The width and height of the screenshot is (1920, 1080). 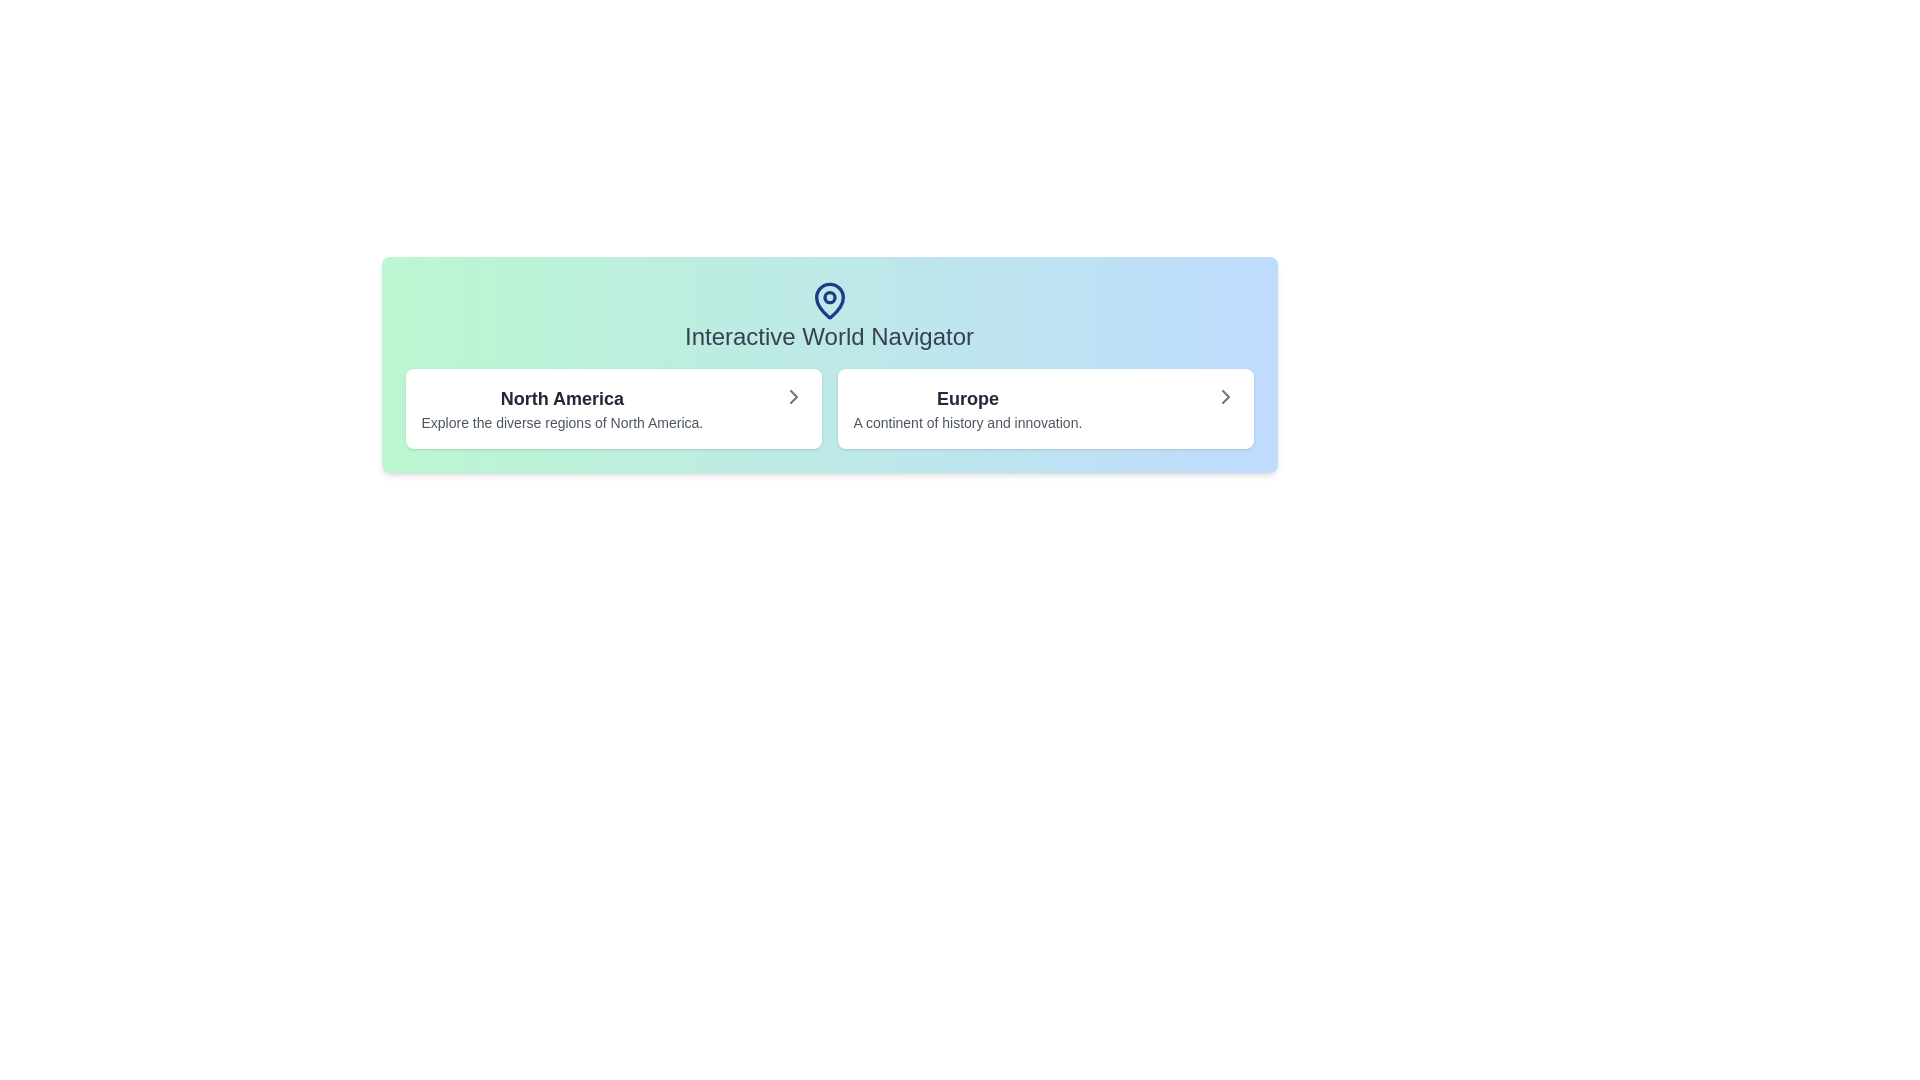 I want to click on the descriptive text element that provides secondary detail about the title 'Europe', so click(x=967, y=422).